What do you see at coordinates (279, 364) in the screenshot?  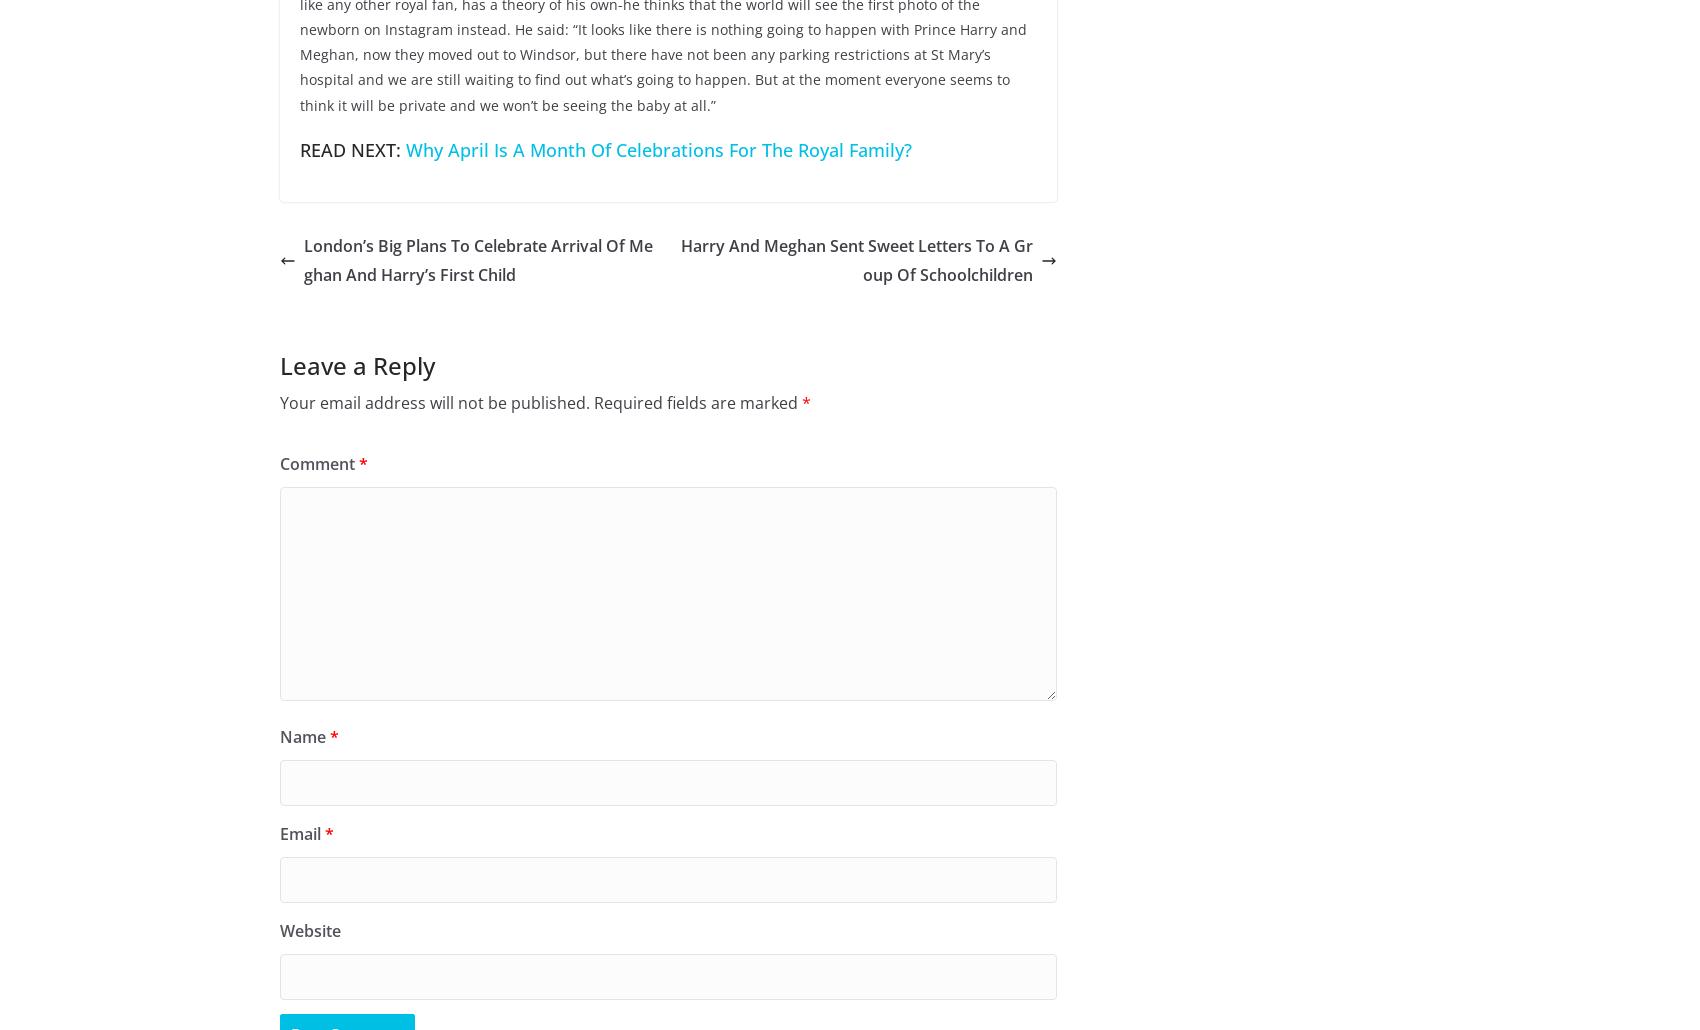 I see `'Leave a Reply'` at bounding box center [279, 364].